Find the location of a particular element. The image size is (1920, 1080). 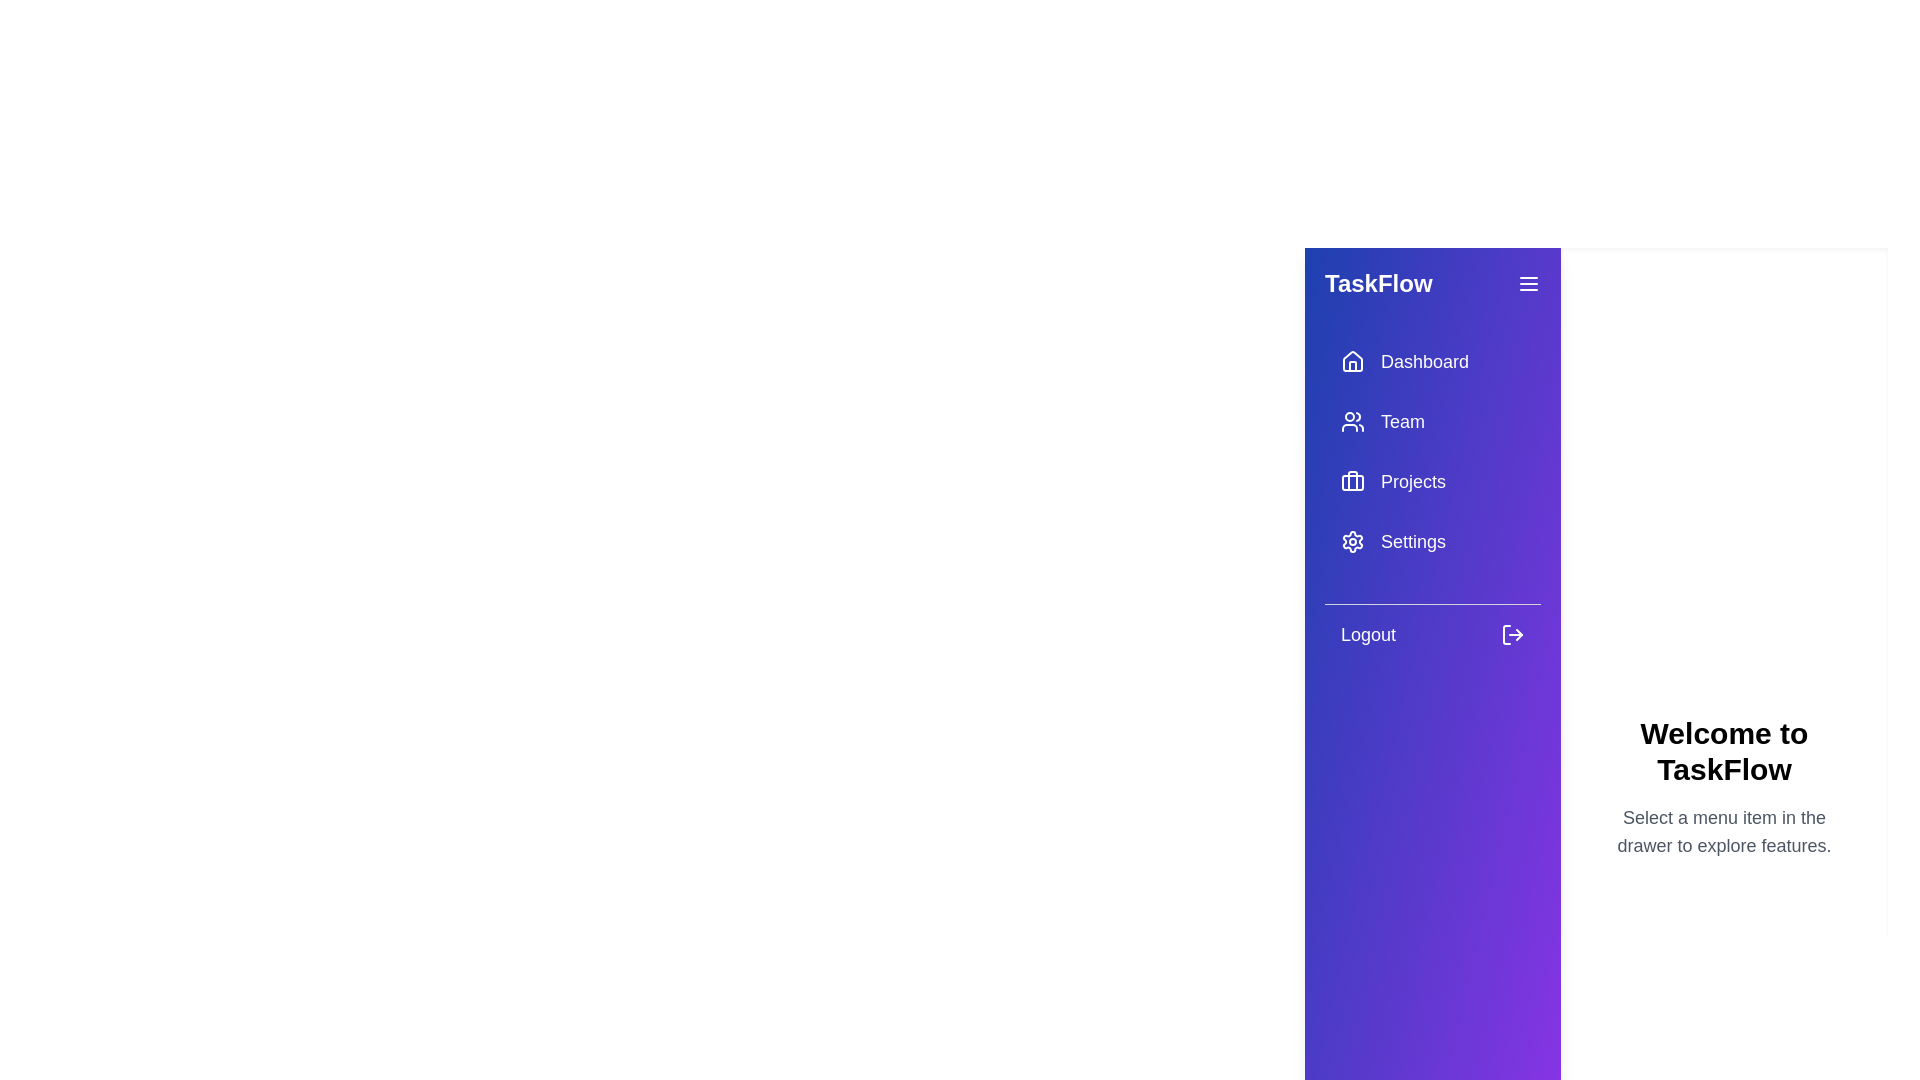

the menu item Settings from the drawer is located at coordinates (1432, 542).